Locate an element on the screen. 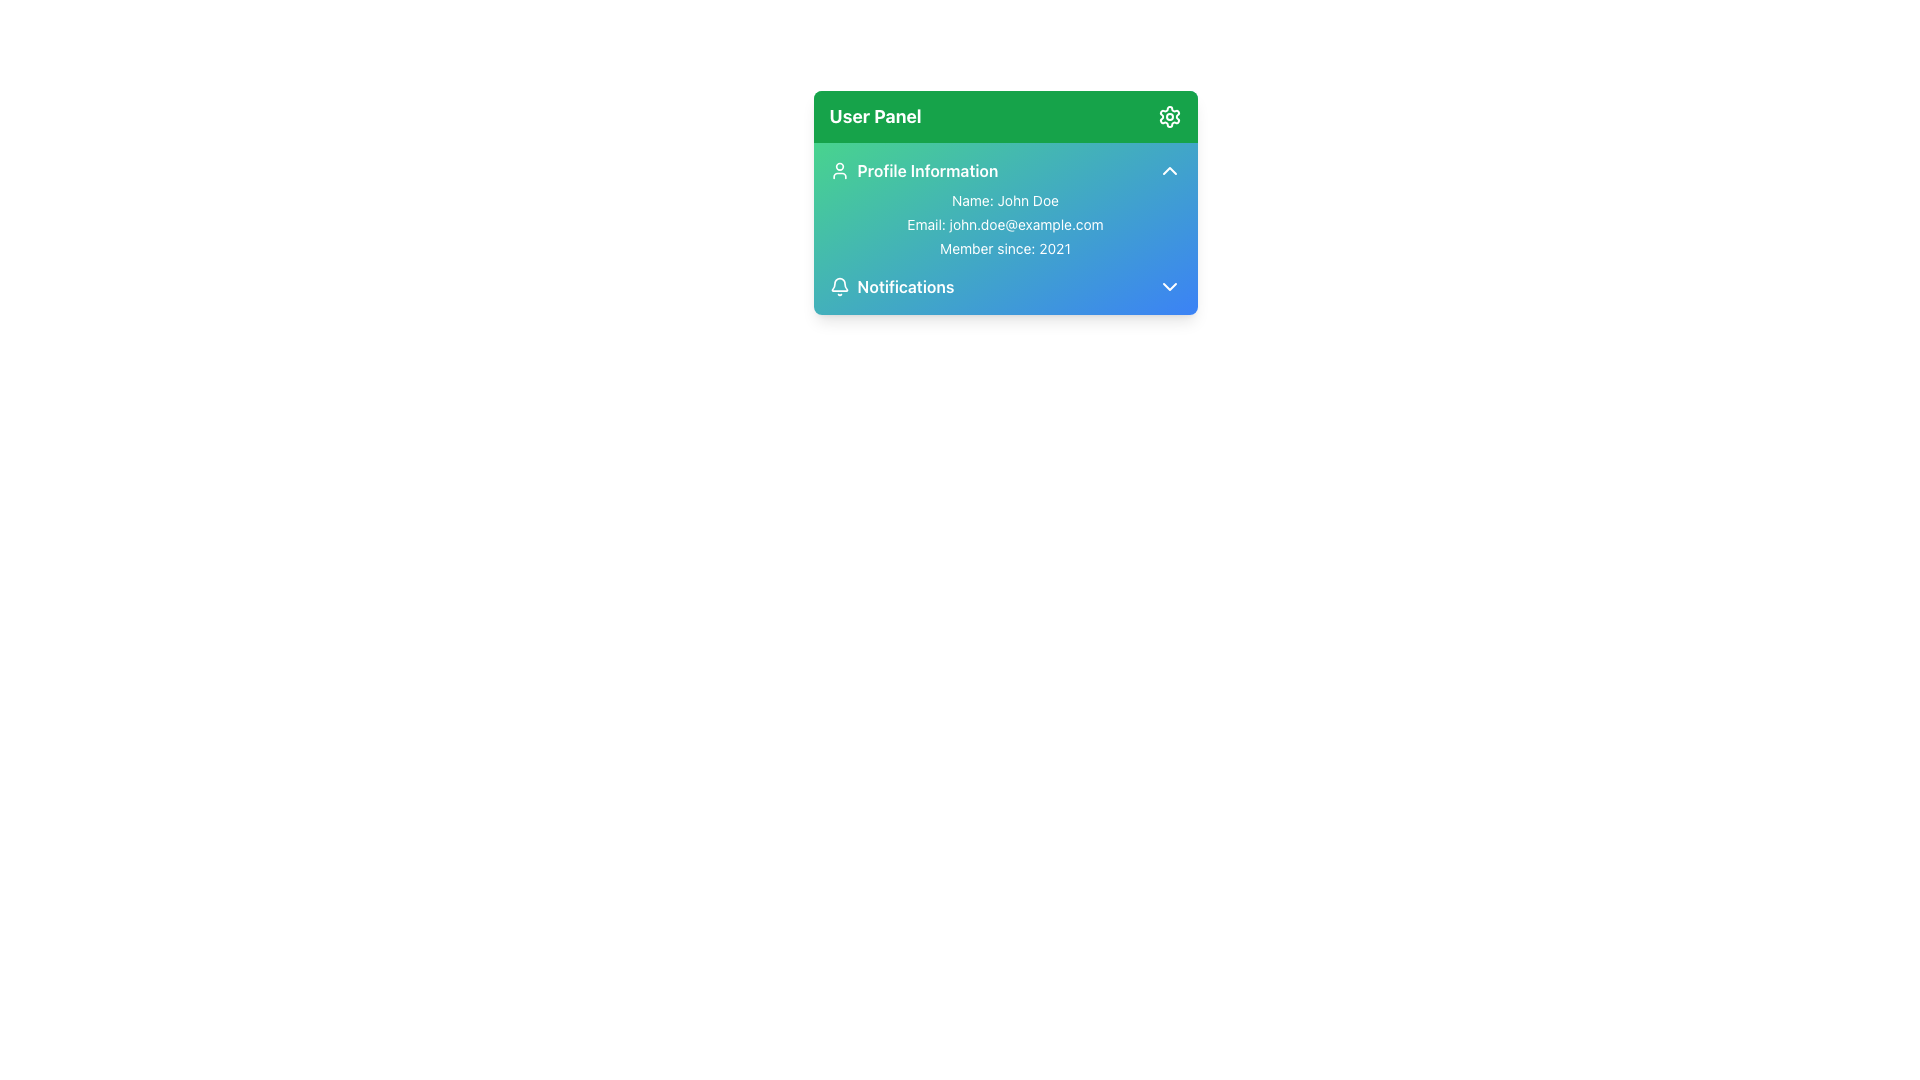  the settings icon button located in the top-right corner of the 'User Panel' card interface is located at coordinates (1169, 116).